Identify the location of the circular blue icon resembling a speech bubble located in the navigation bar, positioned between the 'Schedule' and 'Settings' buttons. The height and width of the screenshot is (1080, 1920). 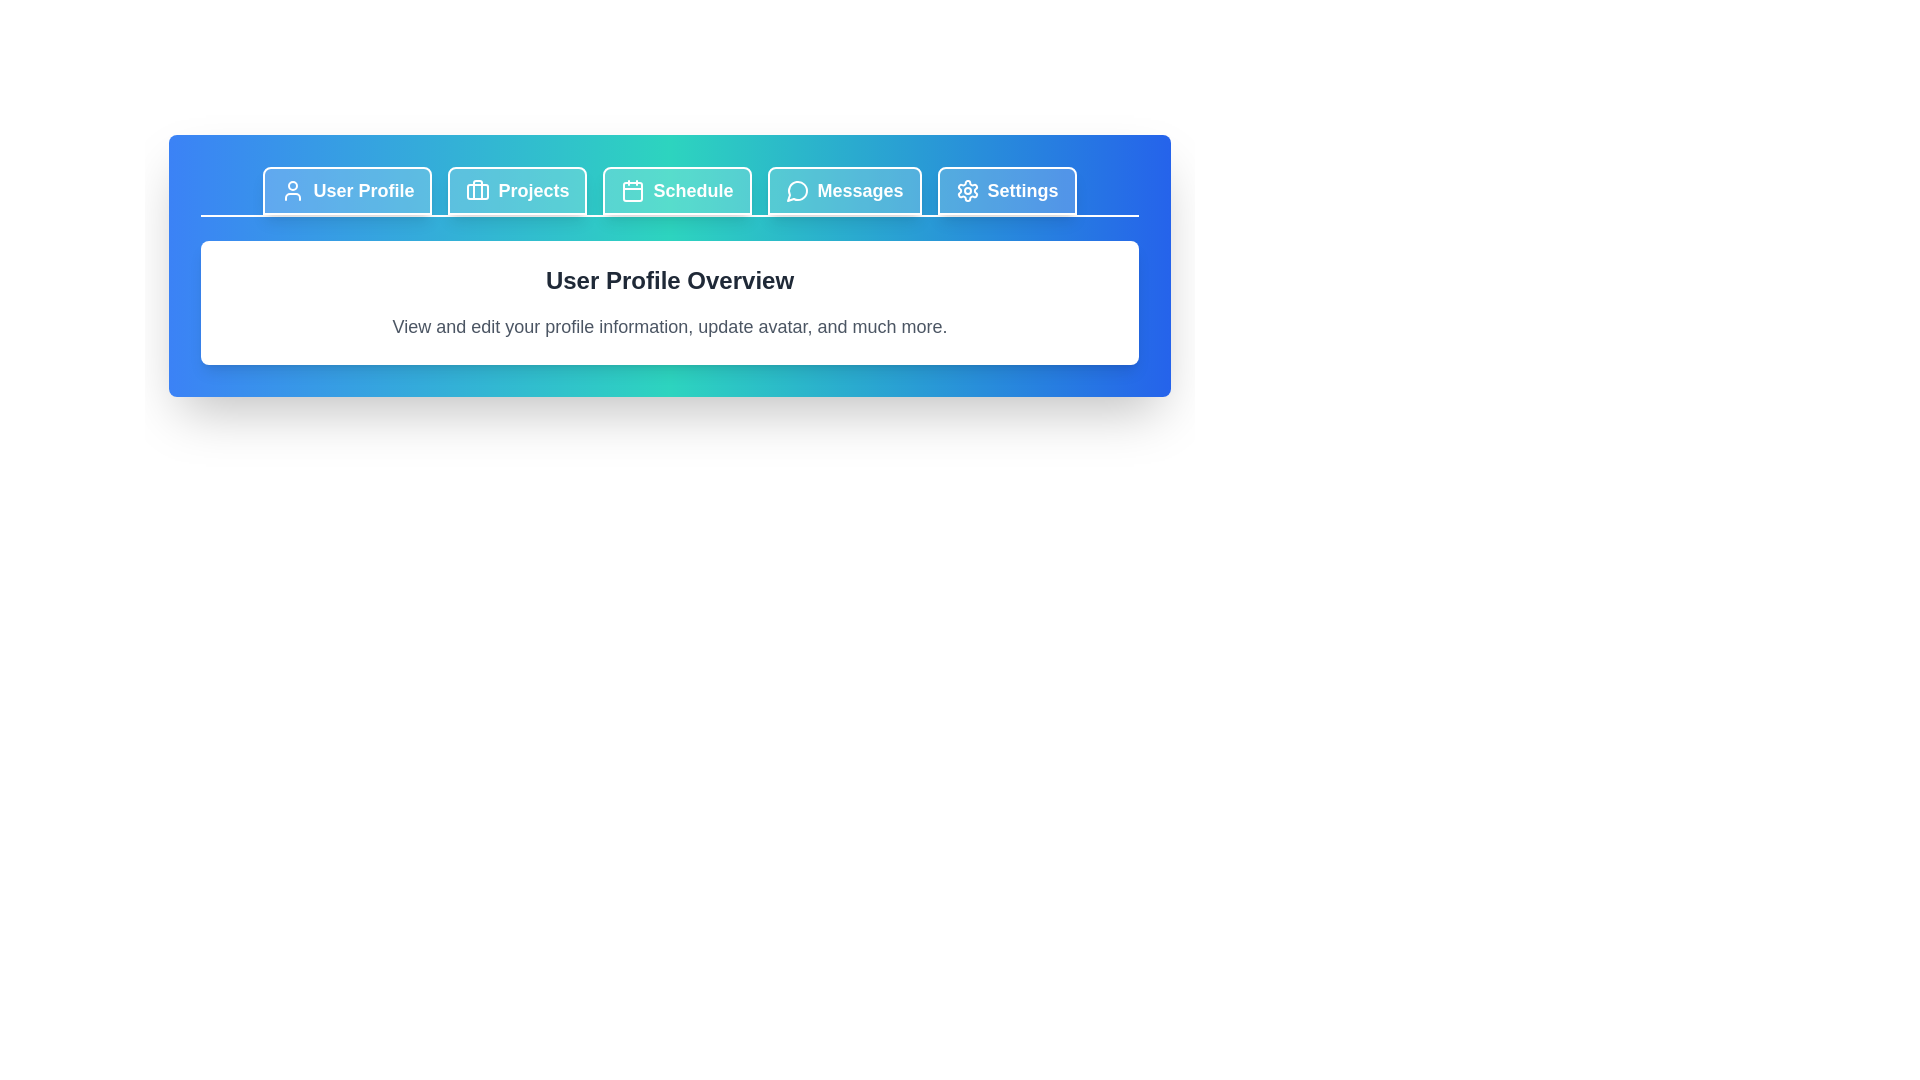
(795, 191).